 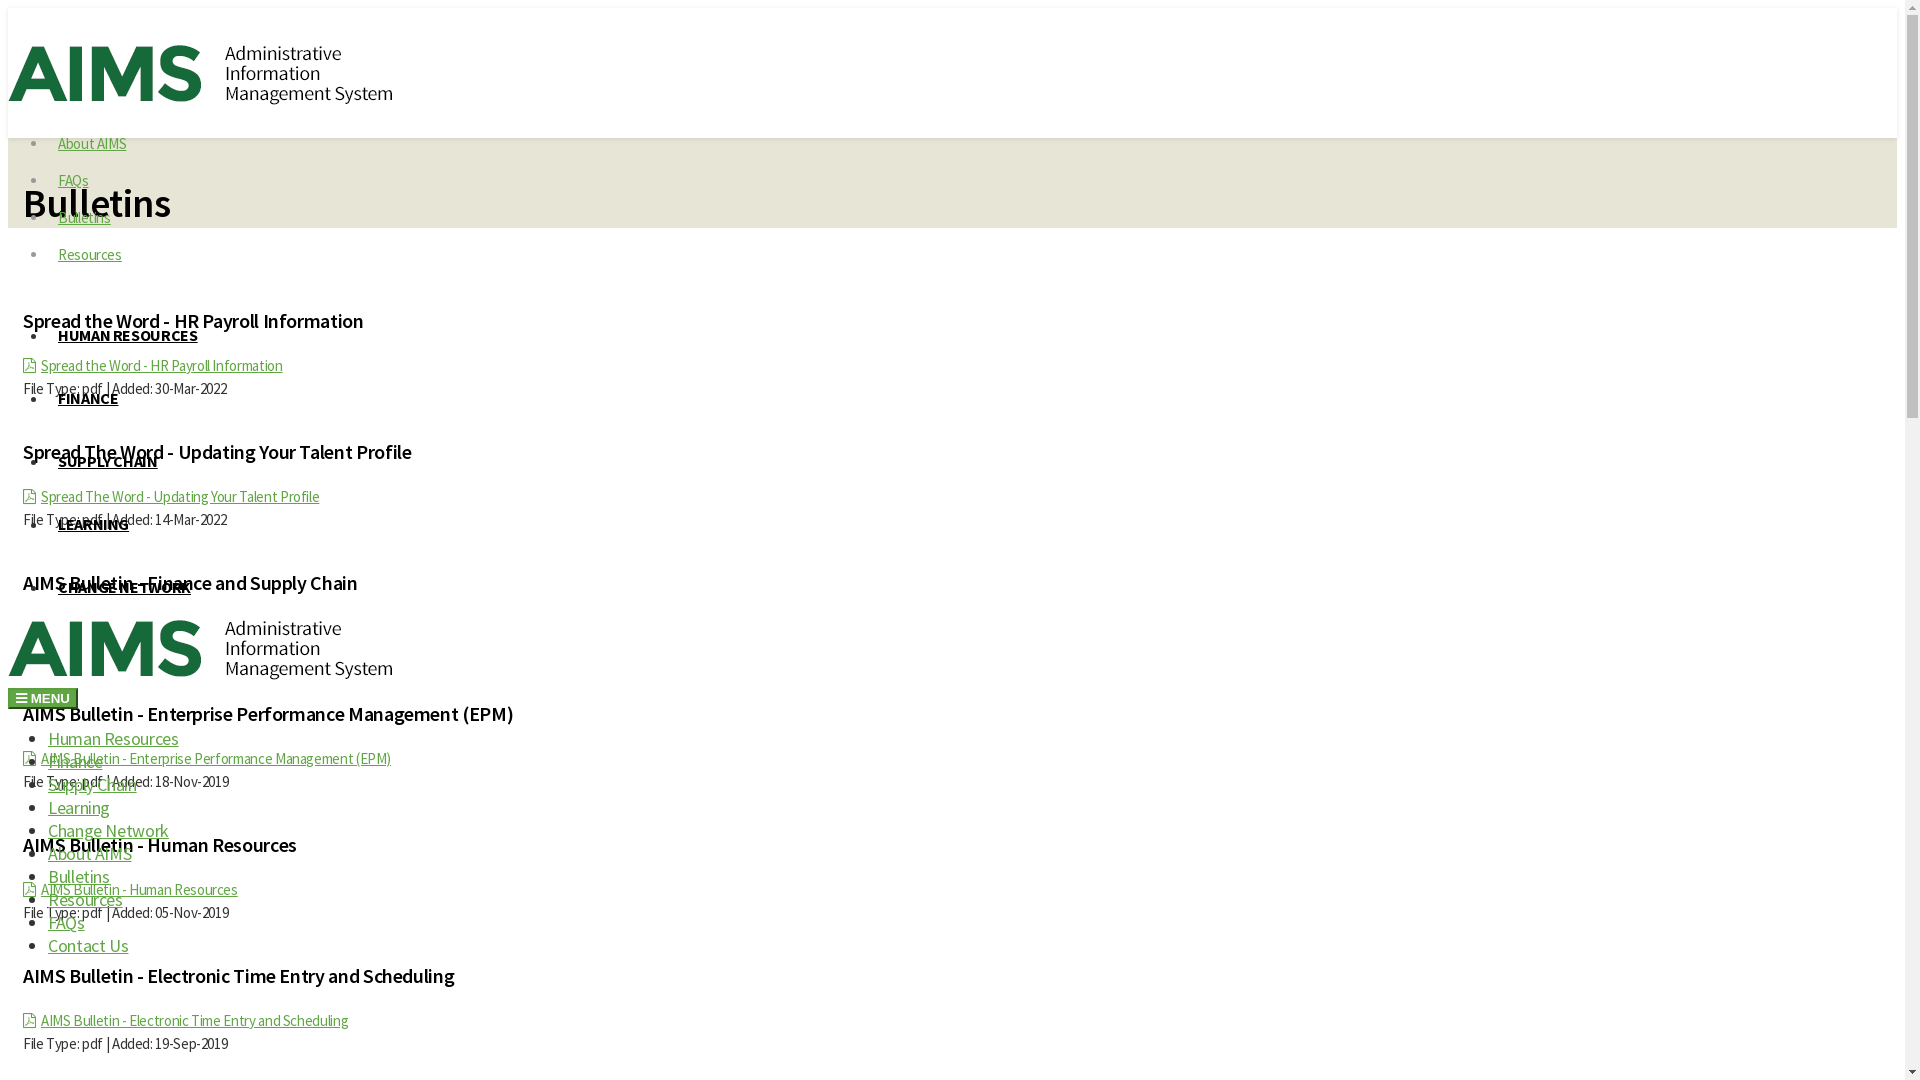 I want to click on 'Finance', so click(x=75, y=761).